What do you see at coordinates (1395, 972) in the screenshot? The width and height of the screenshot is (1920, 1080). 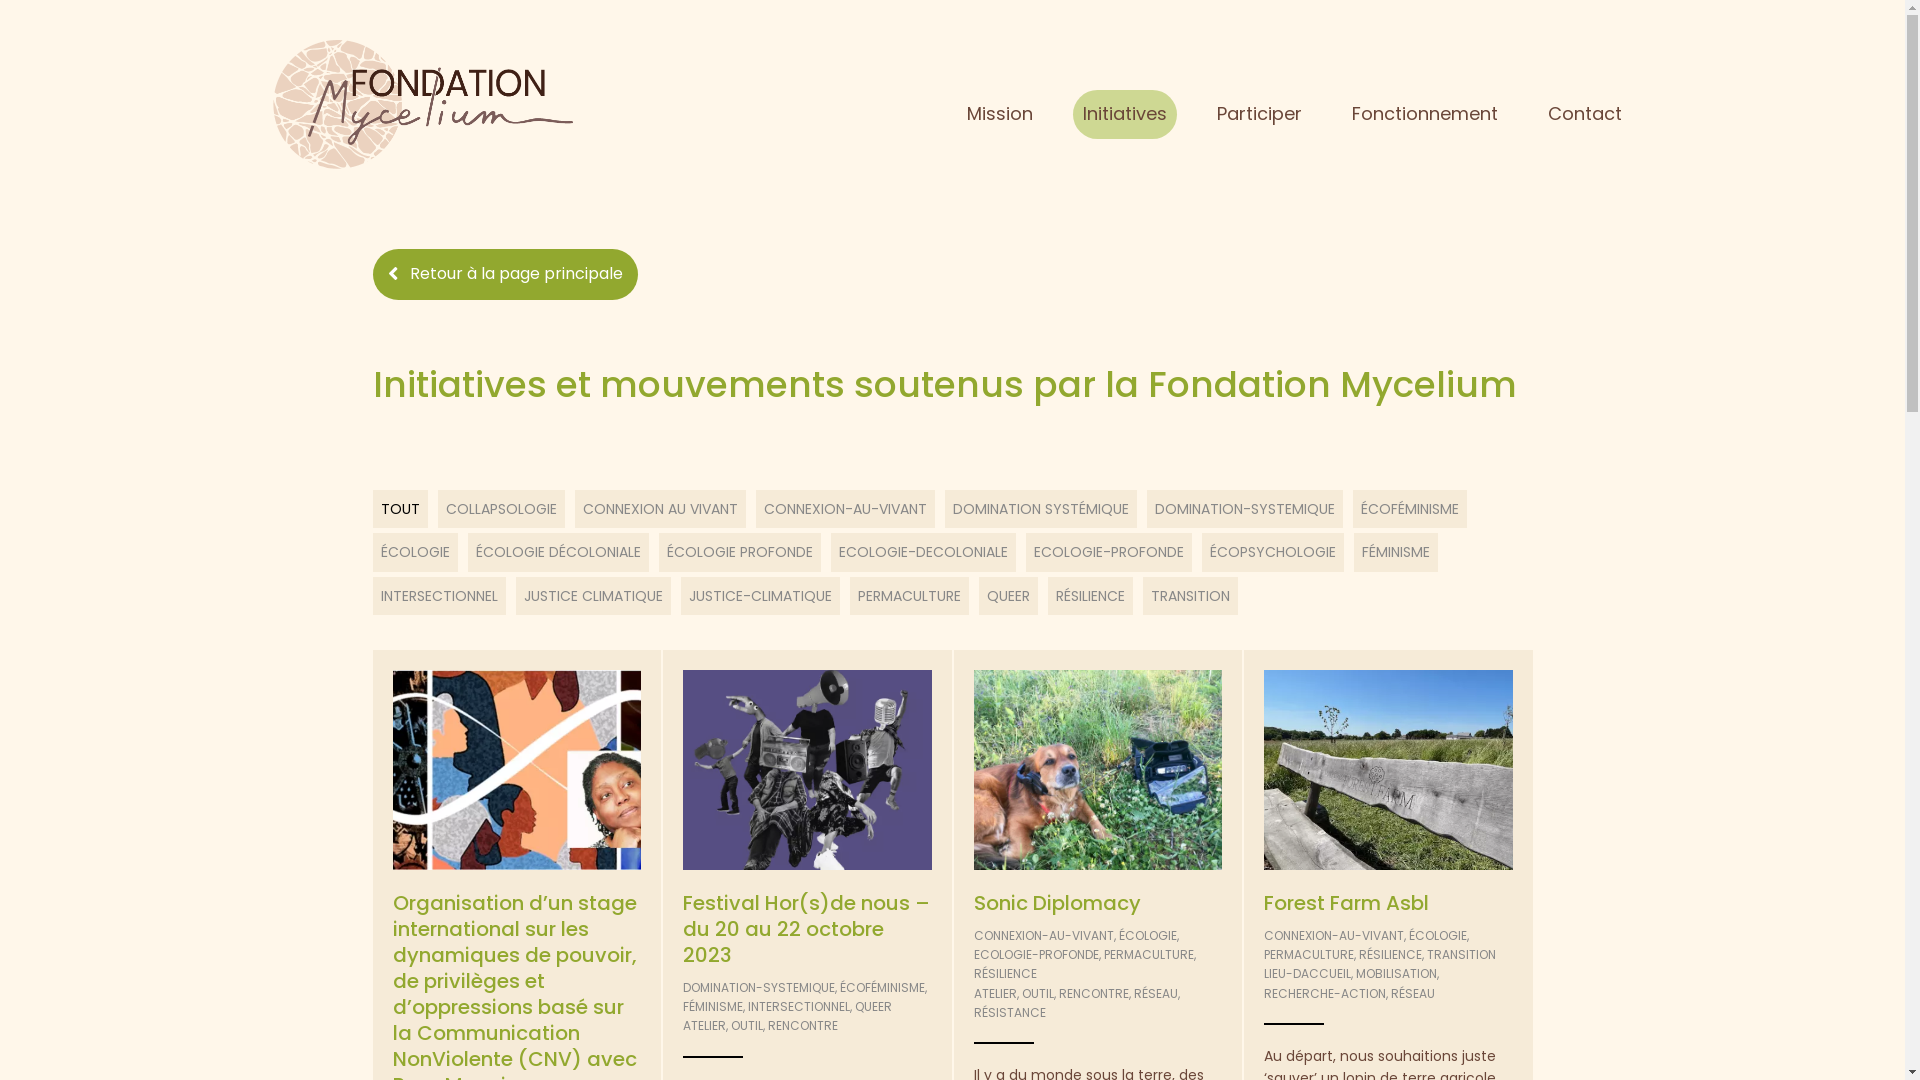 I see `'MOBILISATION'` at bounding box center [1395, 972].